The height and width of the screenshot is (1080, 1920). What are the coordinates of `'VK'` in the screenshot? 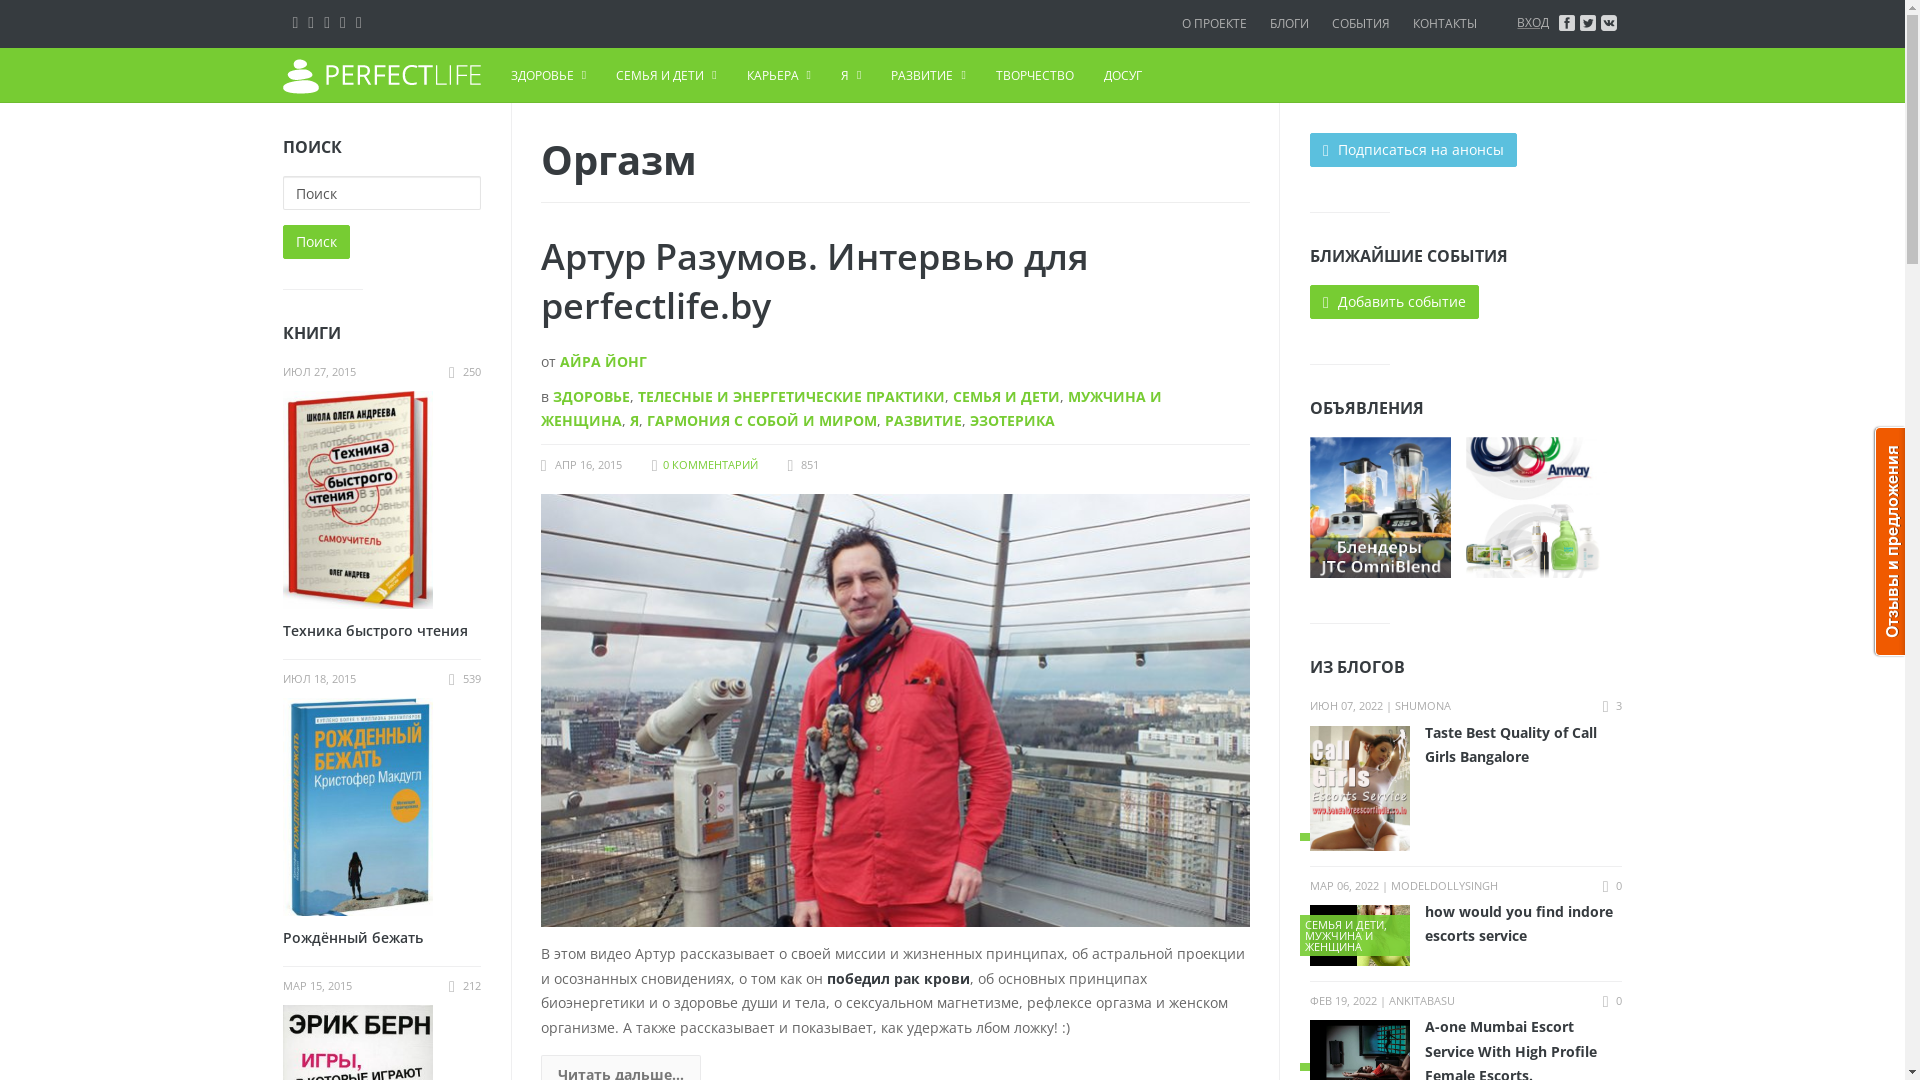 It's located at (293, 21).